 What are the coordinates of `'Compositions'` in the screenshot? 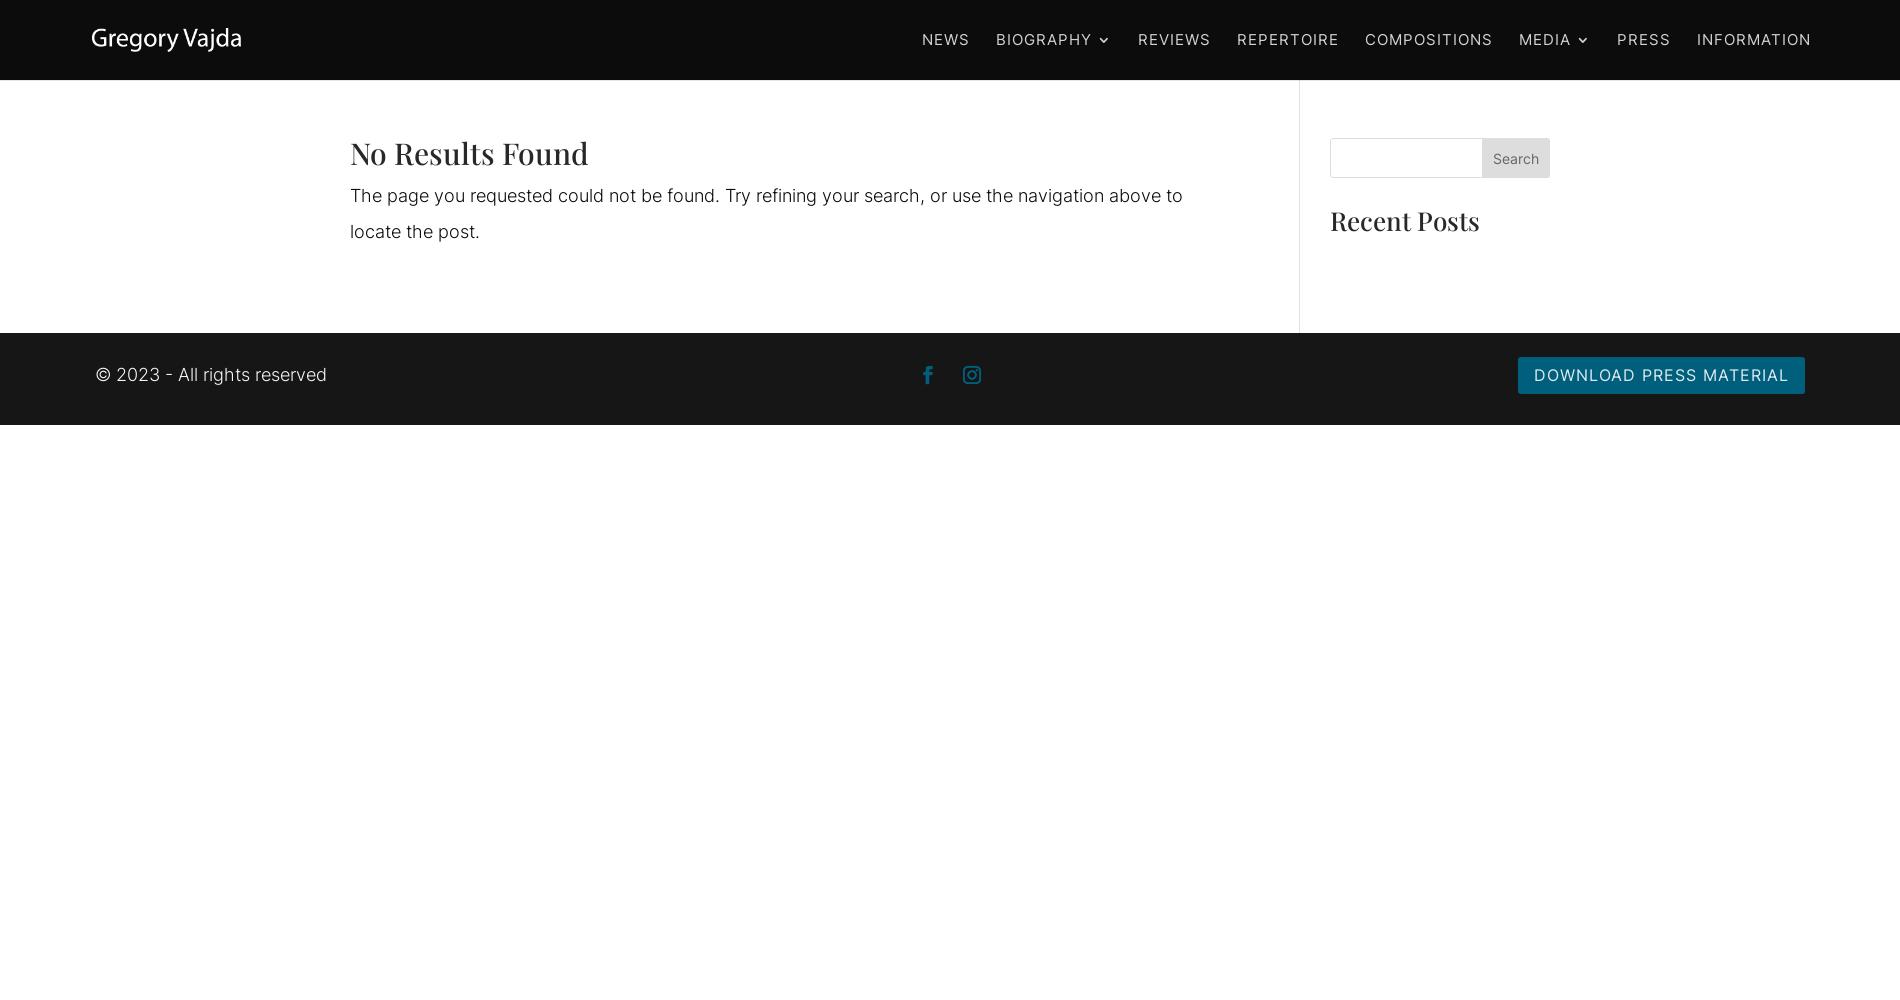 It's located at (1428, 39).